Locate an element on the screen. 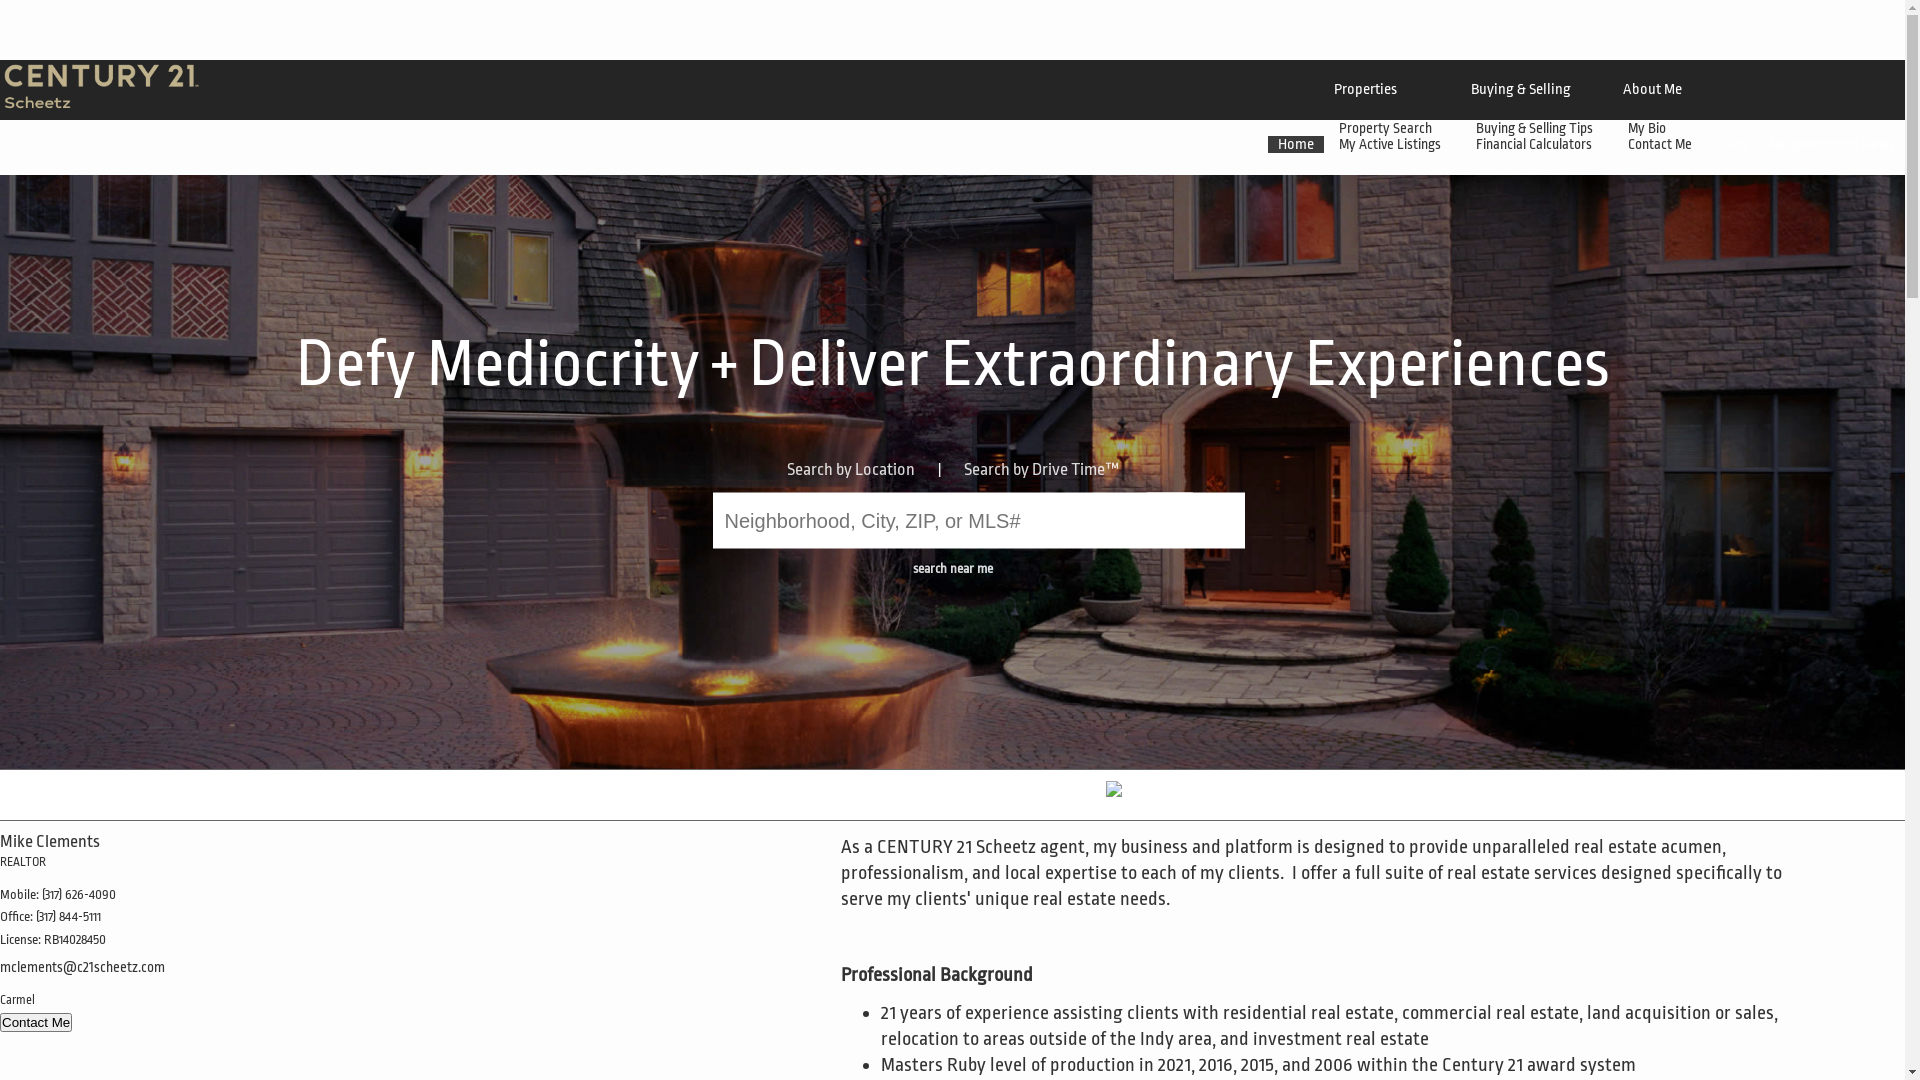  'Contact Me' is located at coordinates (35, 1022).